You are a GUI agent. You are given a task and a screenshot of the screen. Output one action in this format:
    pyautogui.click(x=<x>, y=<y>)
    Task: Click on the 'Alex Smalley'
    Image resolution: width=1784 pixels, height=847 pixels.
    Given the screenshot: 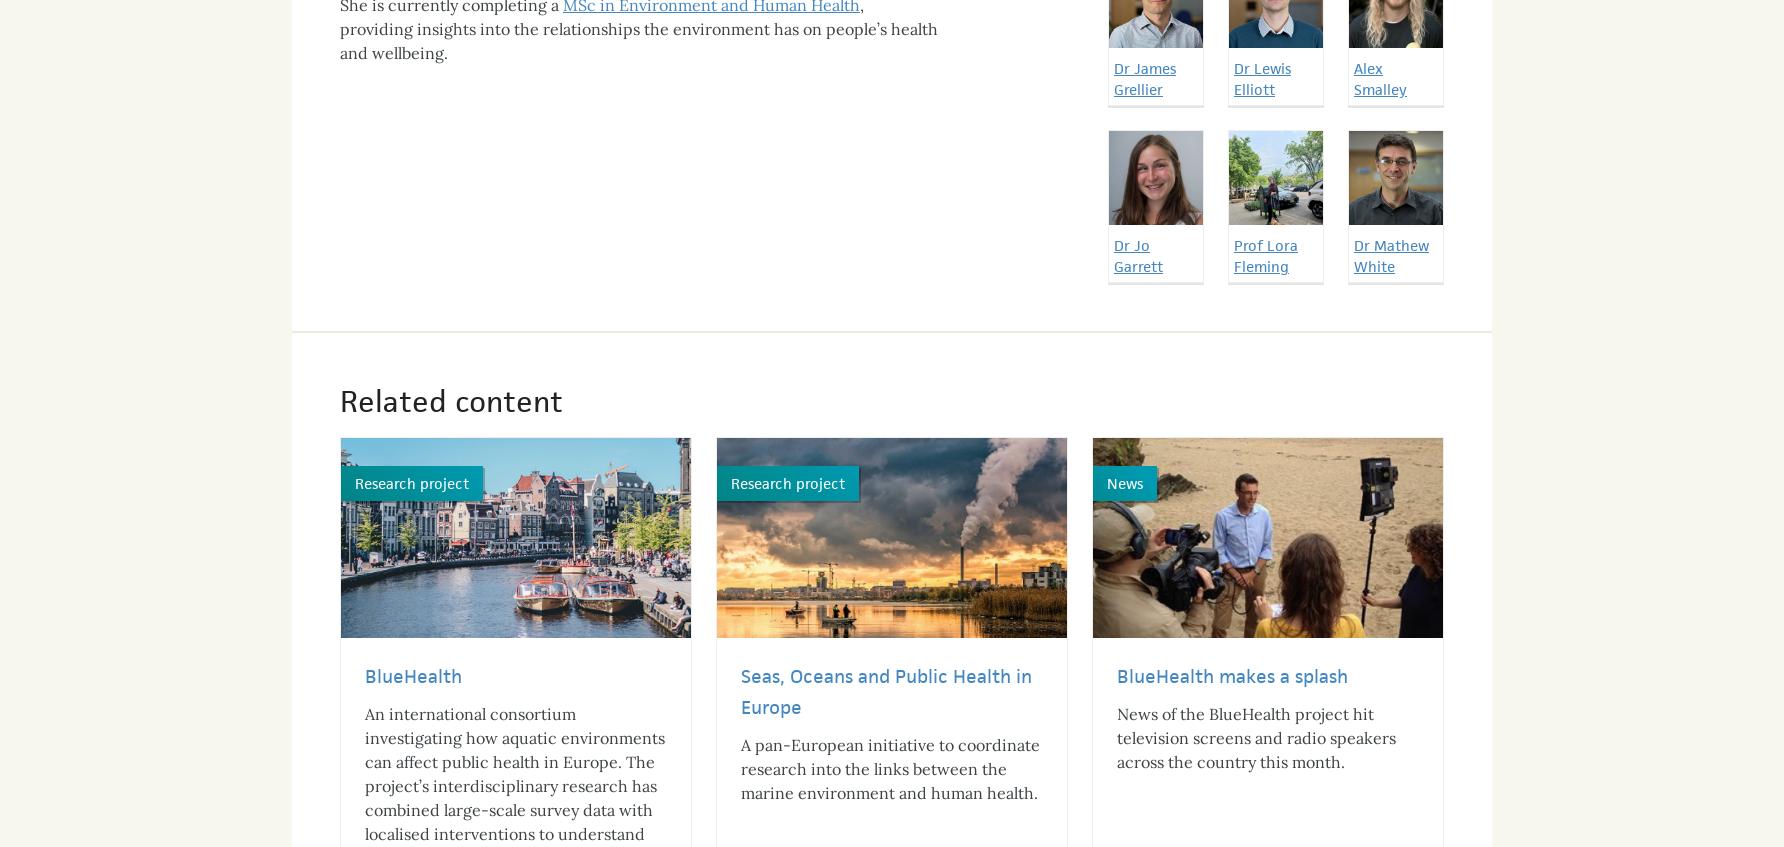 What is the action you would take?
    pyautogui.click(x=1354, y=59)
    